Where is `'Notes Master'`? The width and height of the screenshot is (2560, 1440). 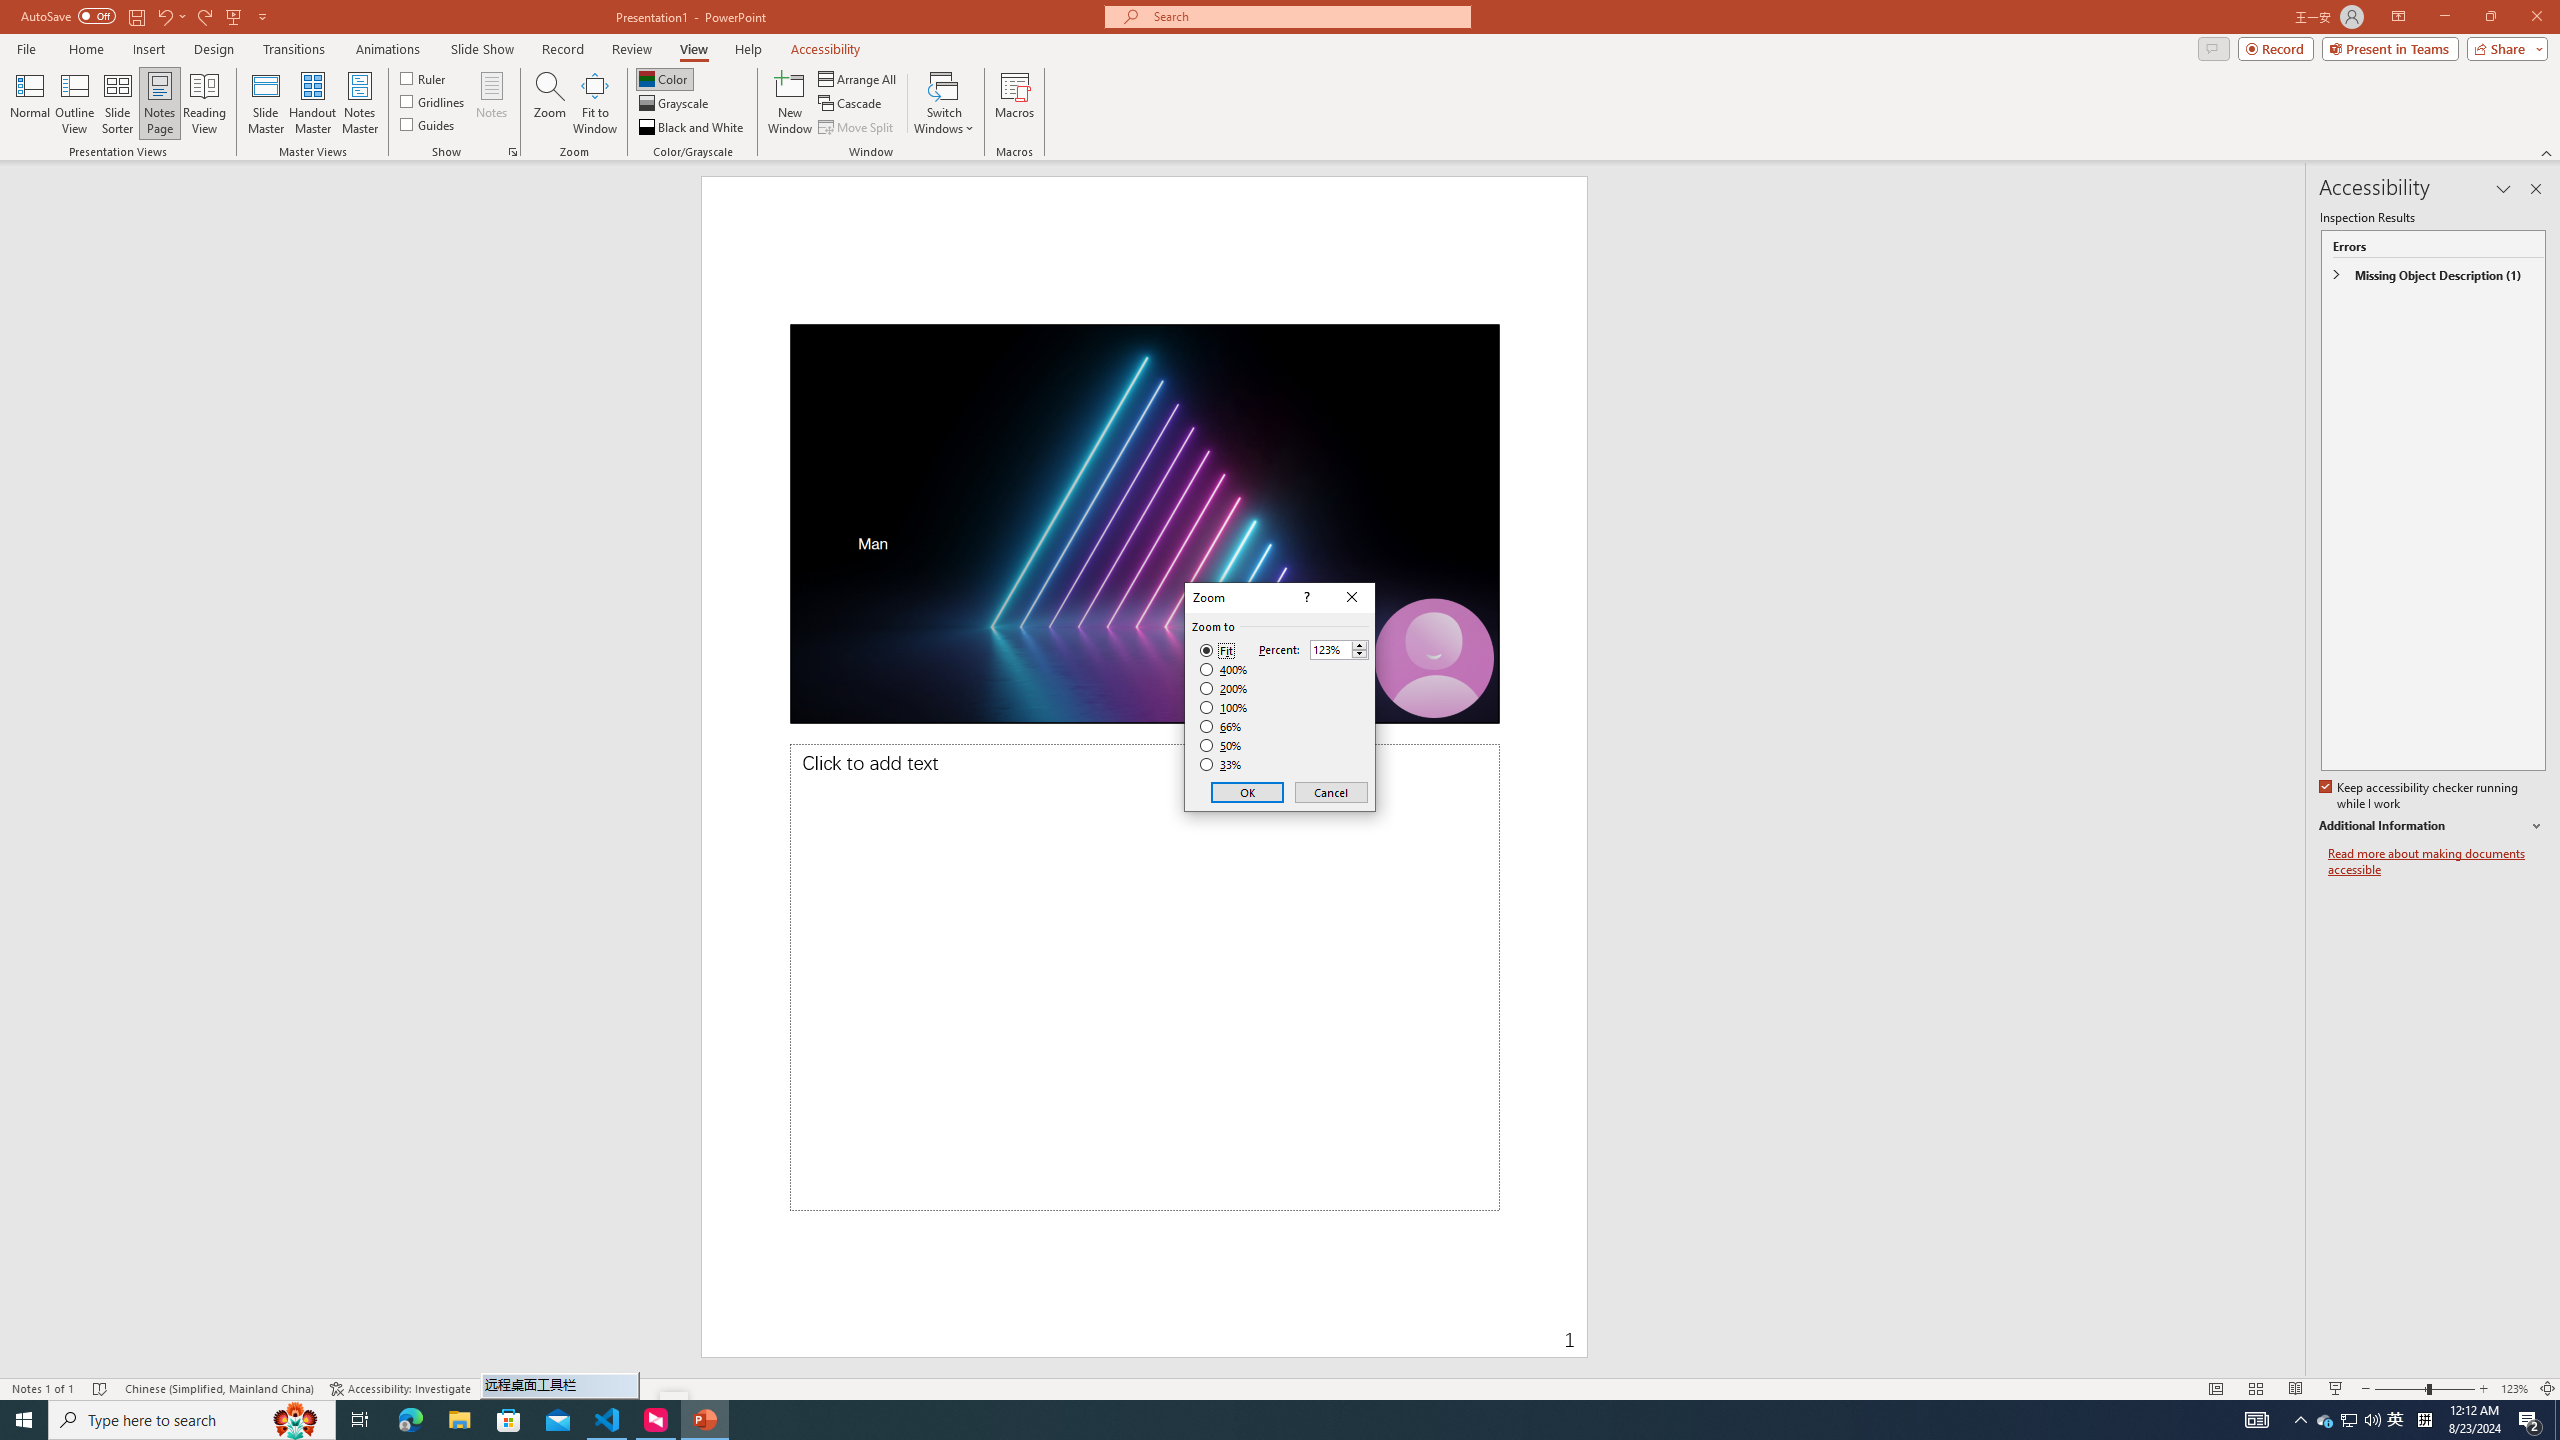
'Notes Master' is located at coordinates (358, 103).